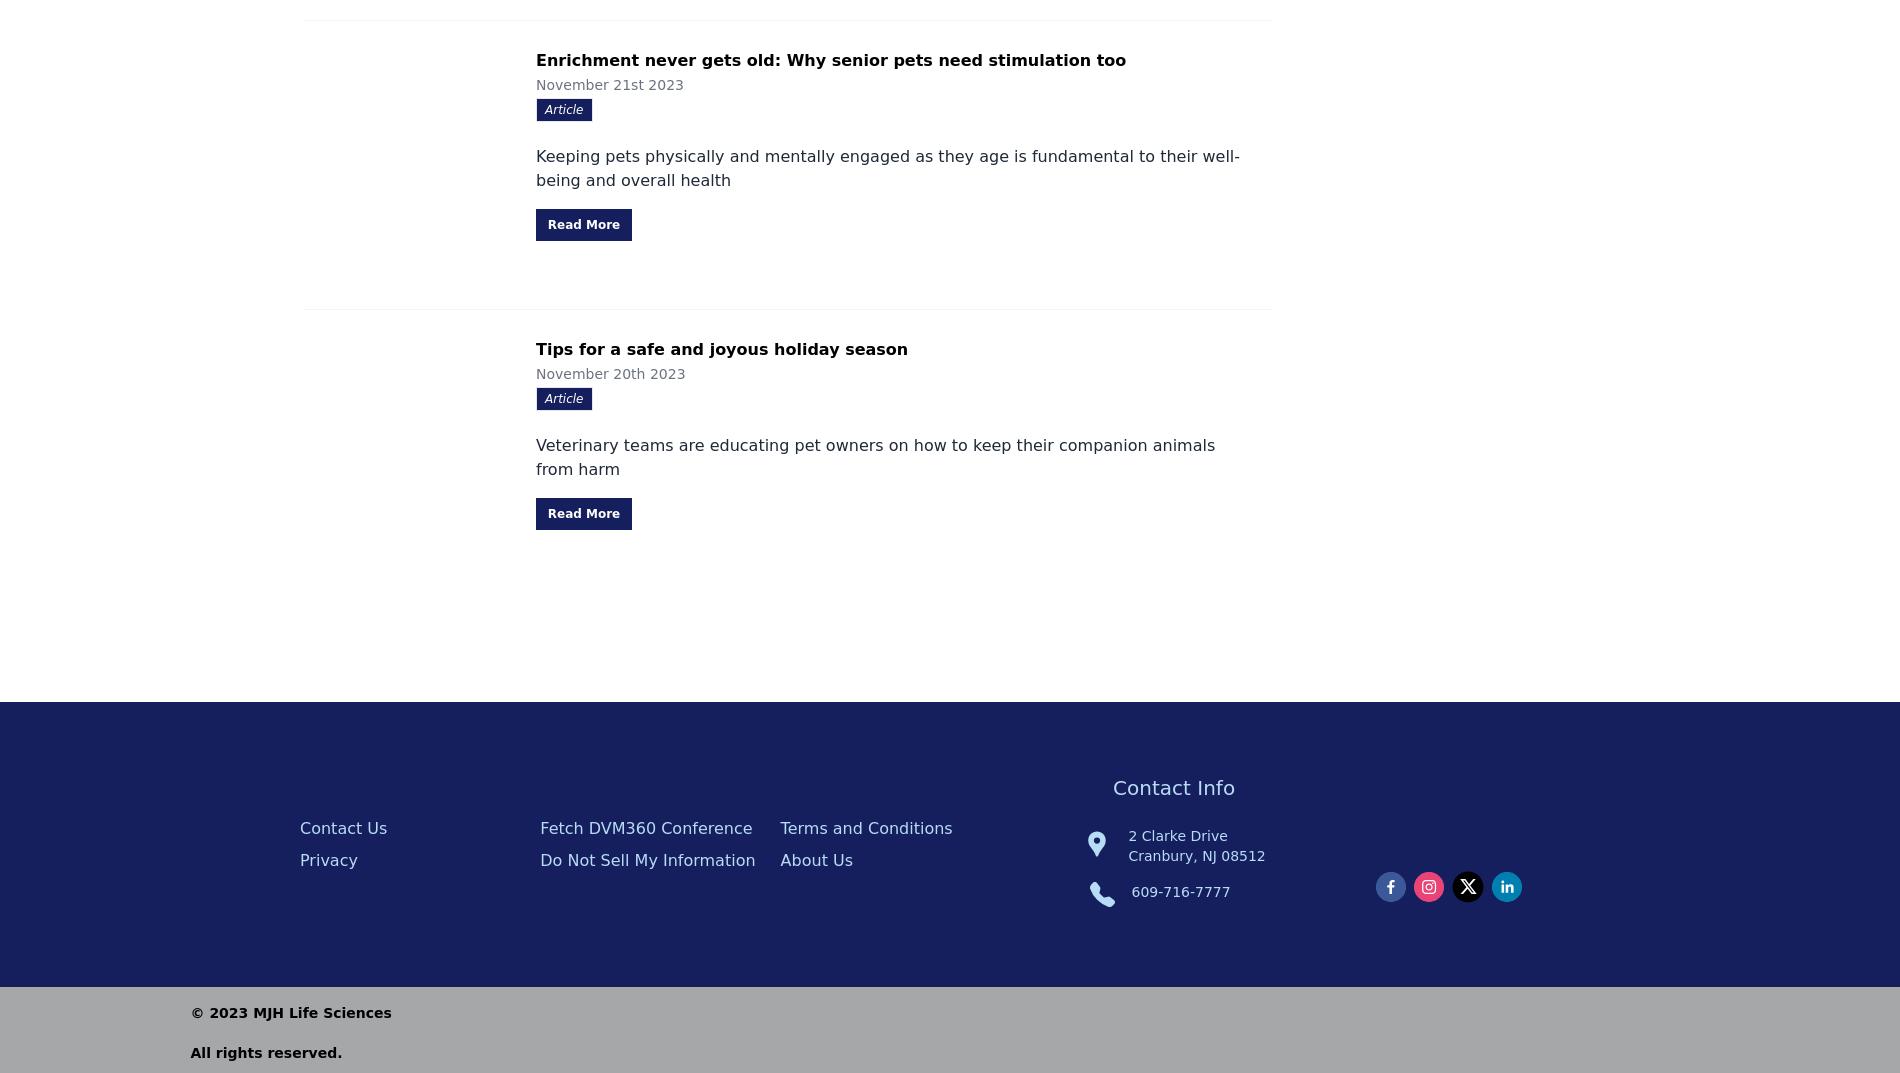 The image size is (1900, 1073). What do you see at coordinates (887, 167) in the screenshot?
I see `'Keeping pets physically and mentally engaged as they age is fundamental to their well-being and overall health'` at bounding box center [887, 167].